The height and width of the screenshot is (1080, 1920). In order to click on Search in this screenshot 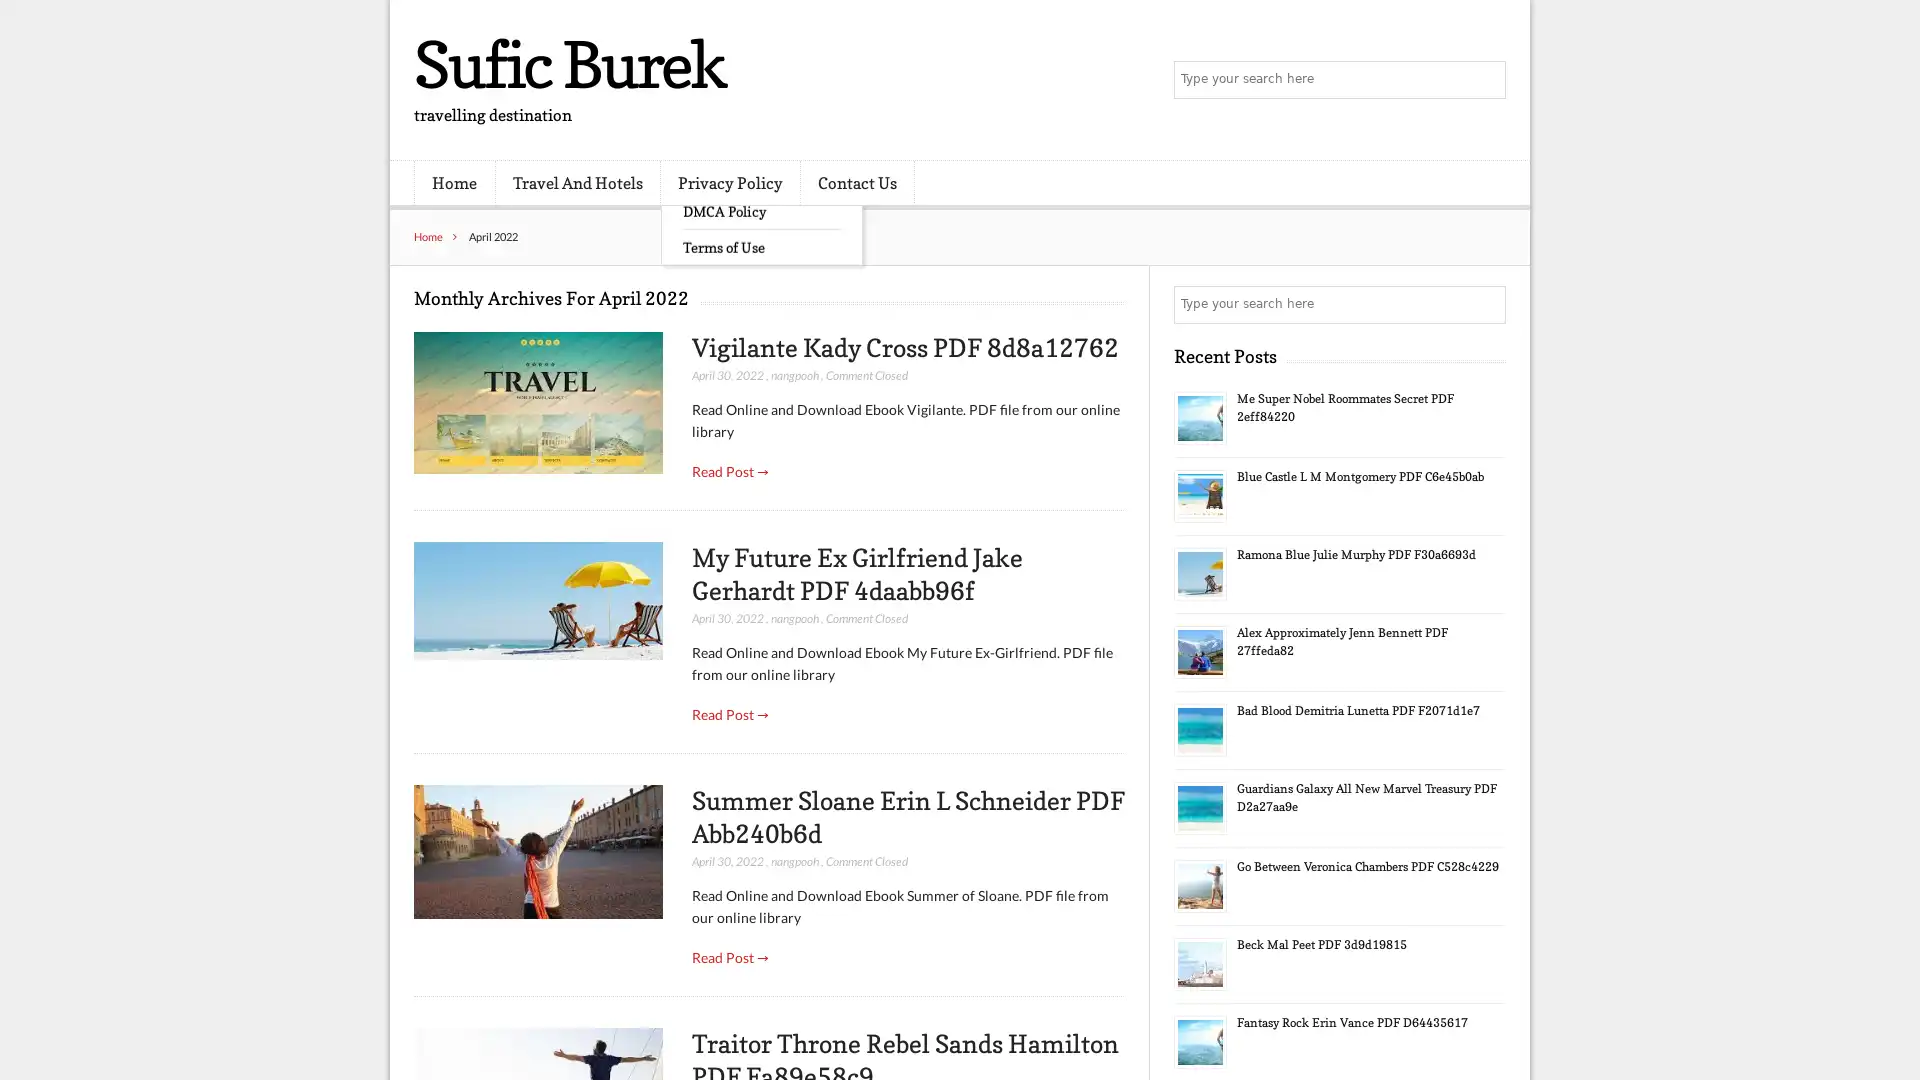, I will do `click(1485, 80)`.